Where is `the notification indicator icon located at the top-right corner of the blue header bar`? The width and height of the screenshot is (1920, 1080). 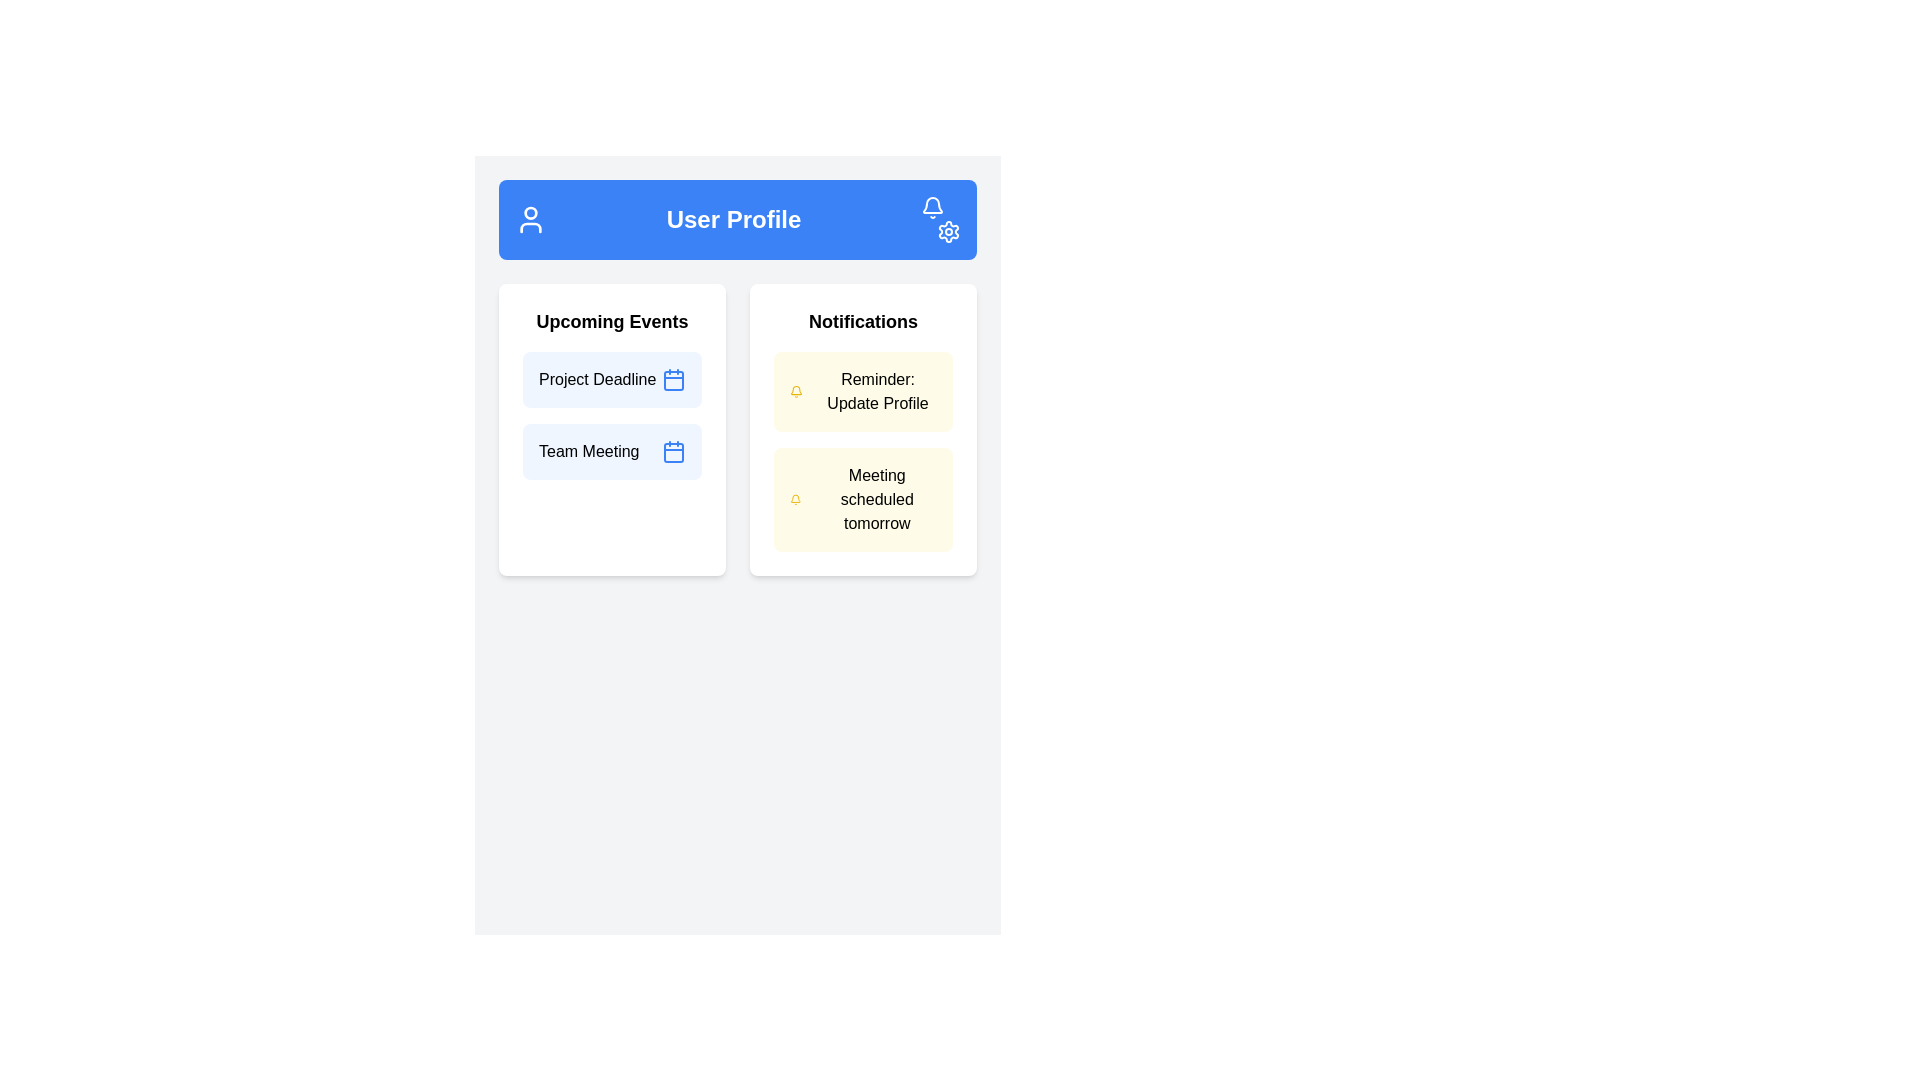
the notification indicator icon located at the top-right corner of the blue header bar is located at coordinates (931, 208).